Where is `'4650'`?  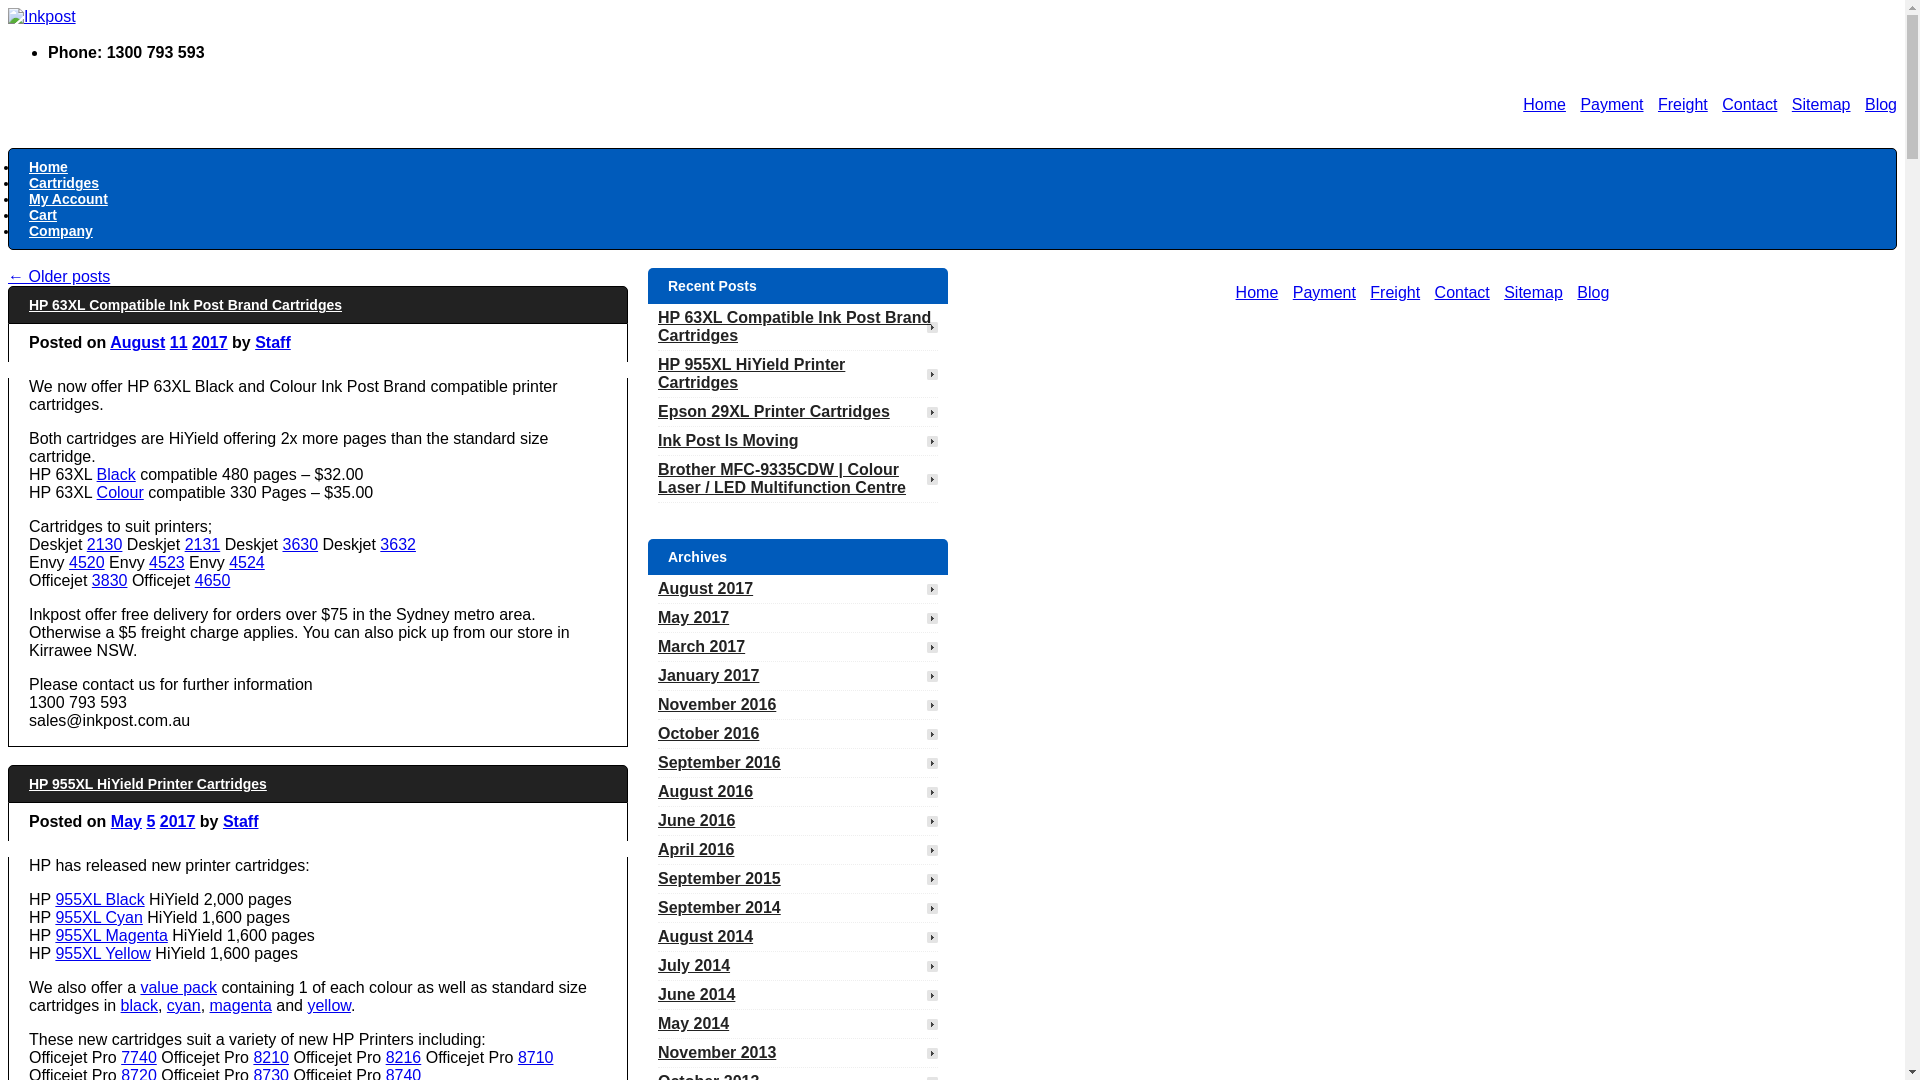 '4650' is located at coordinates (212, 580).